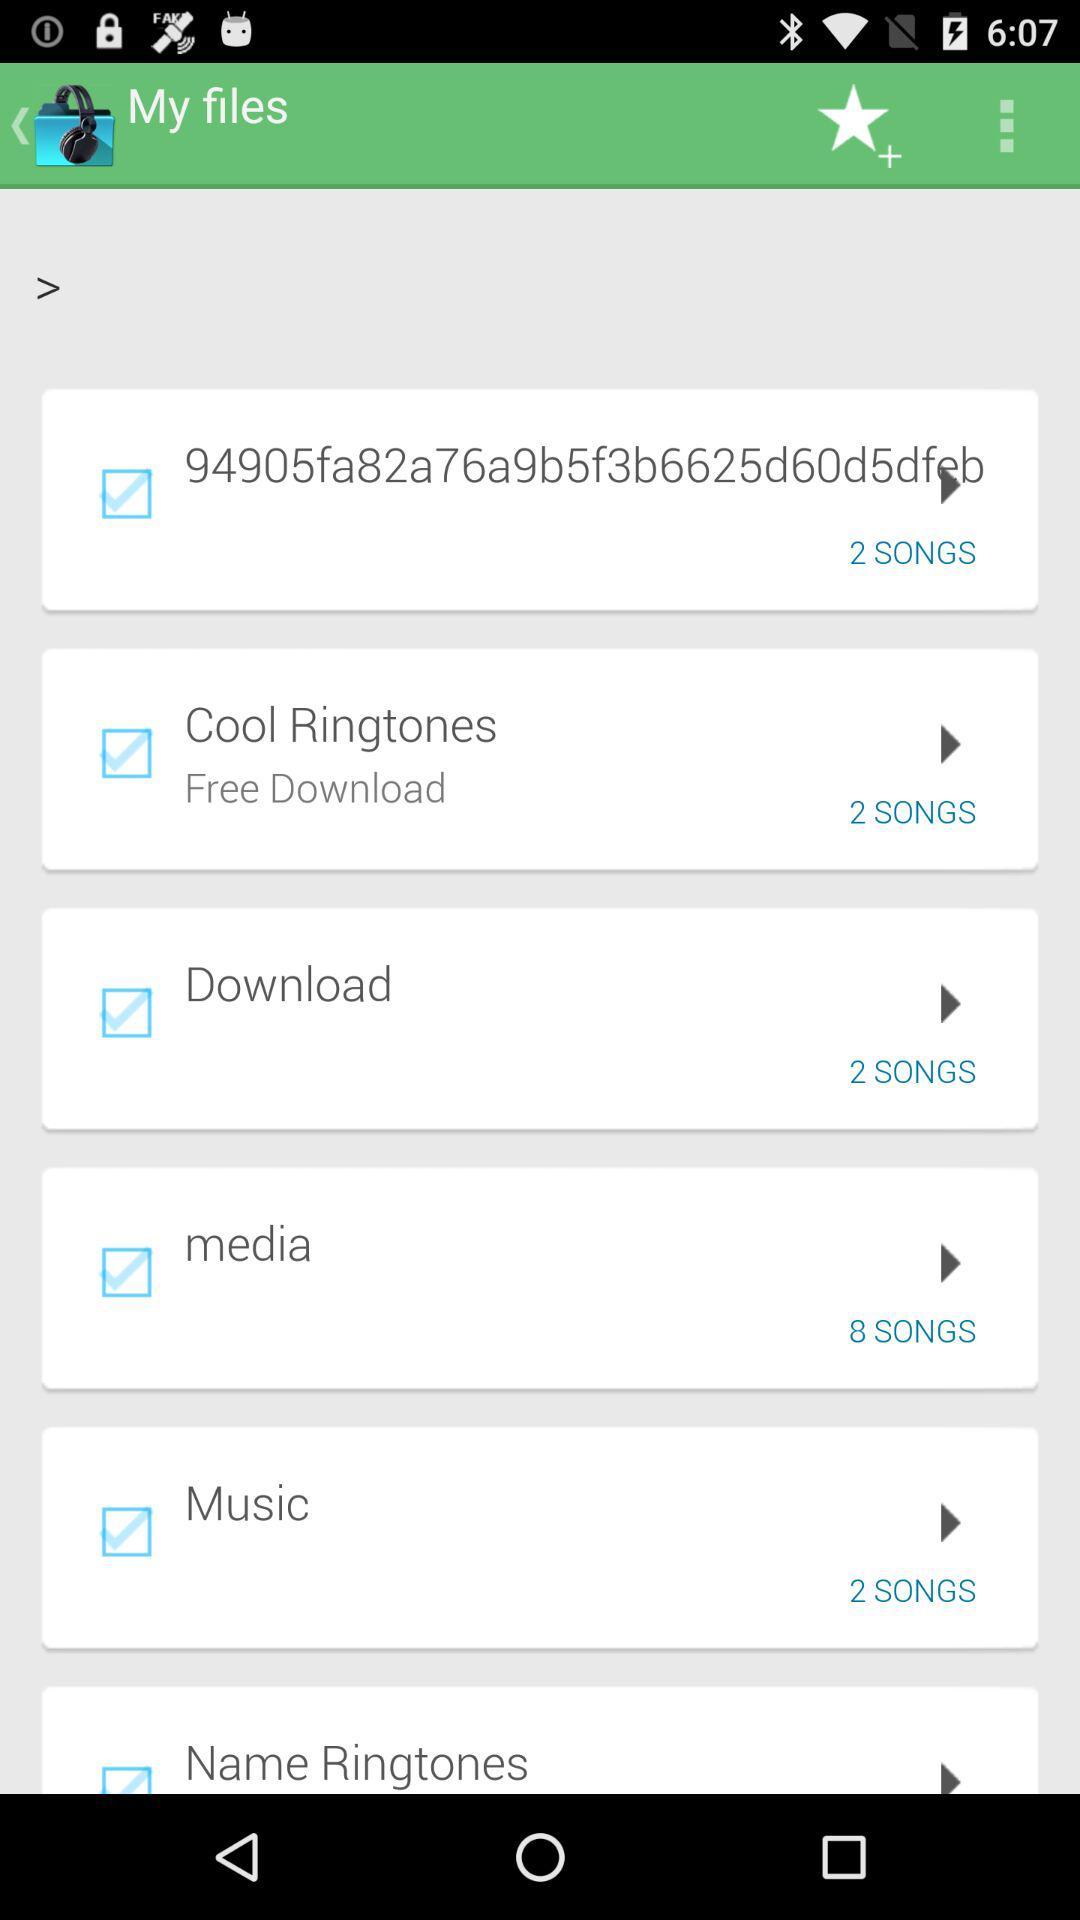  I want to click on cool ringtones icon, so click(596, 722).